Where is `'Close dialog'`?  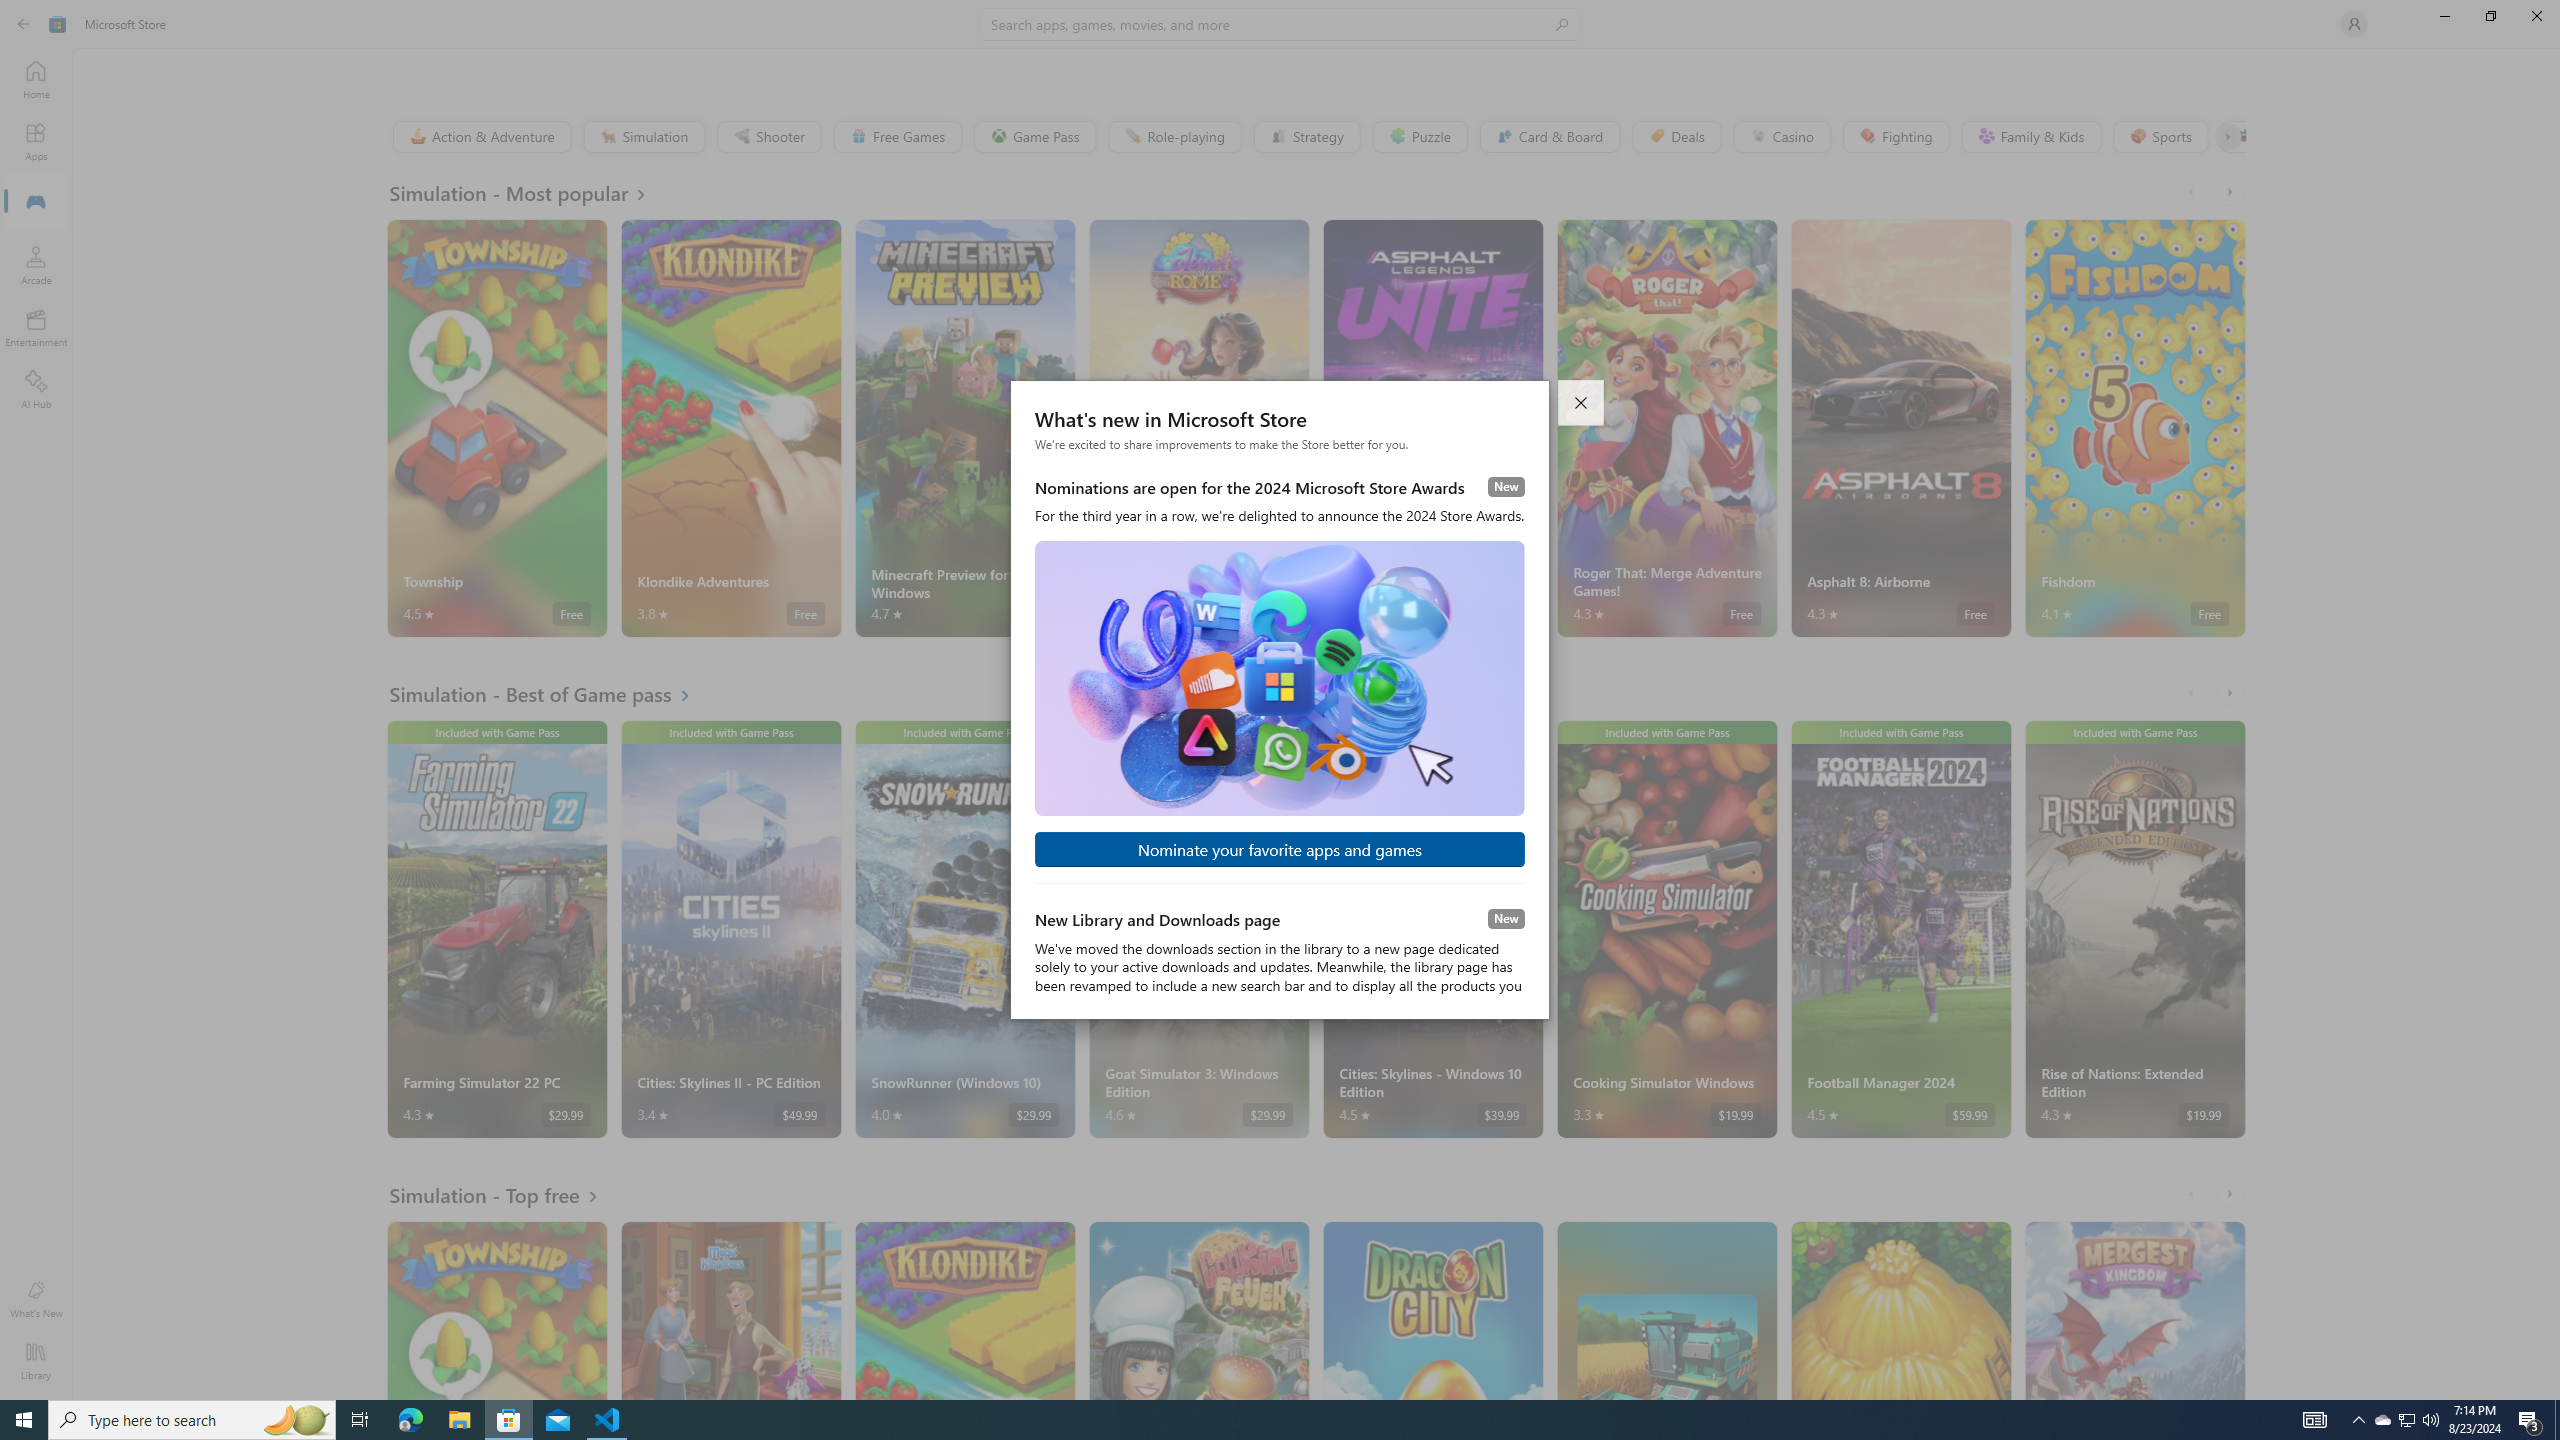
'Close dialog' is located at coordinates (1581, 402).